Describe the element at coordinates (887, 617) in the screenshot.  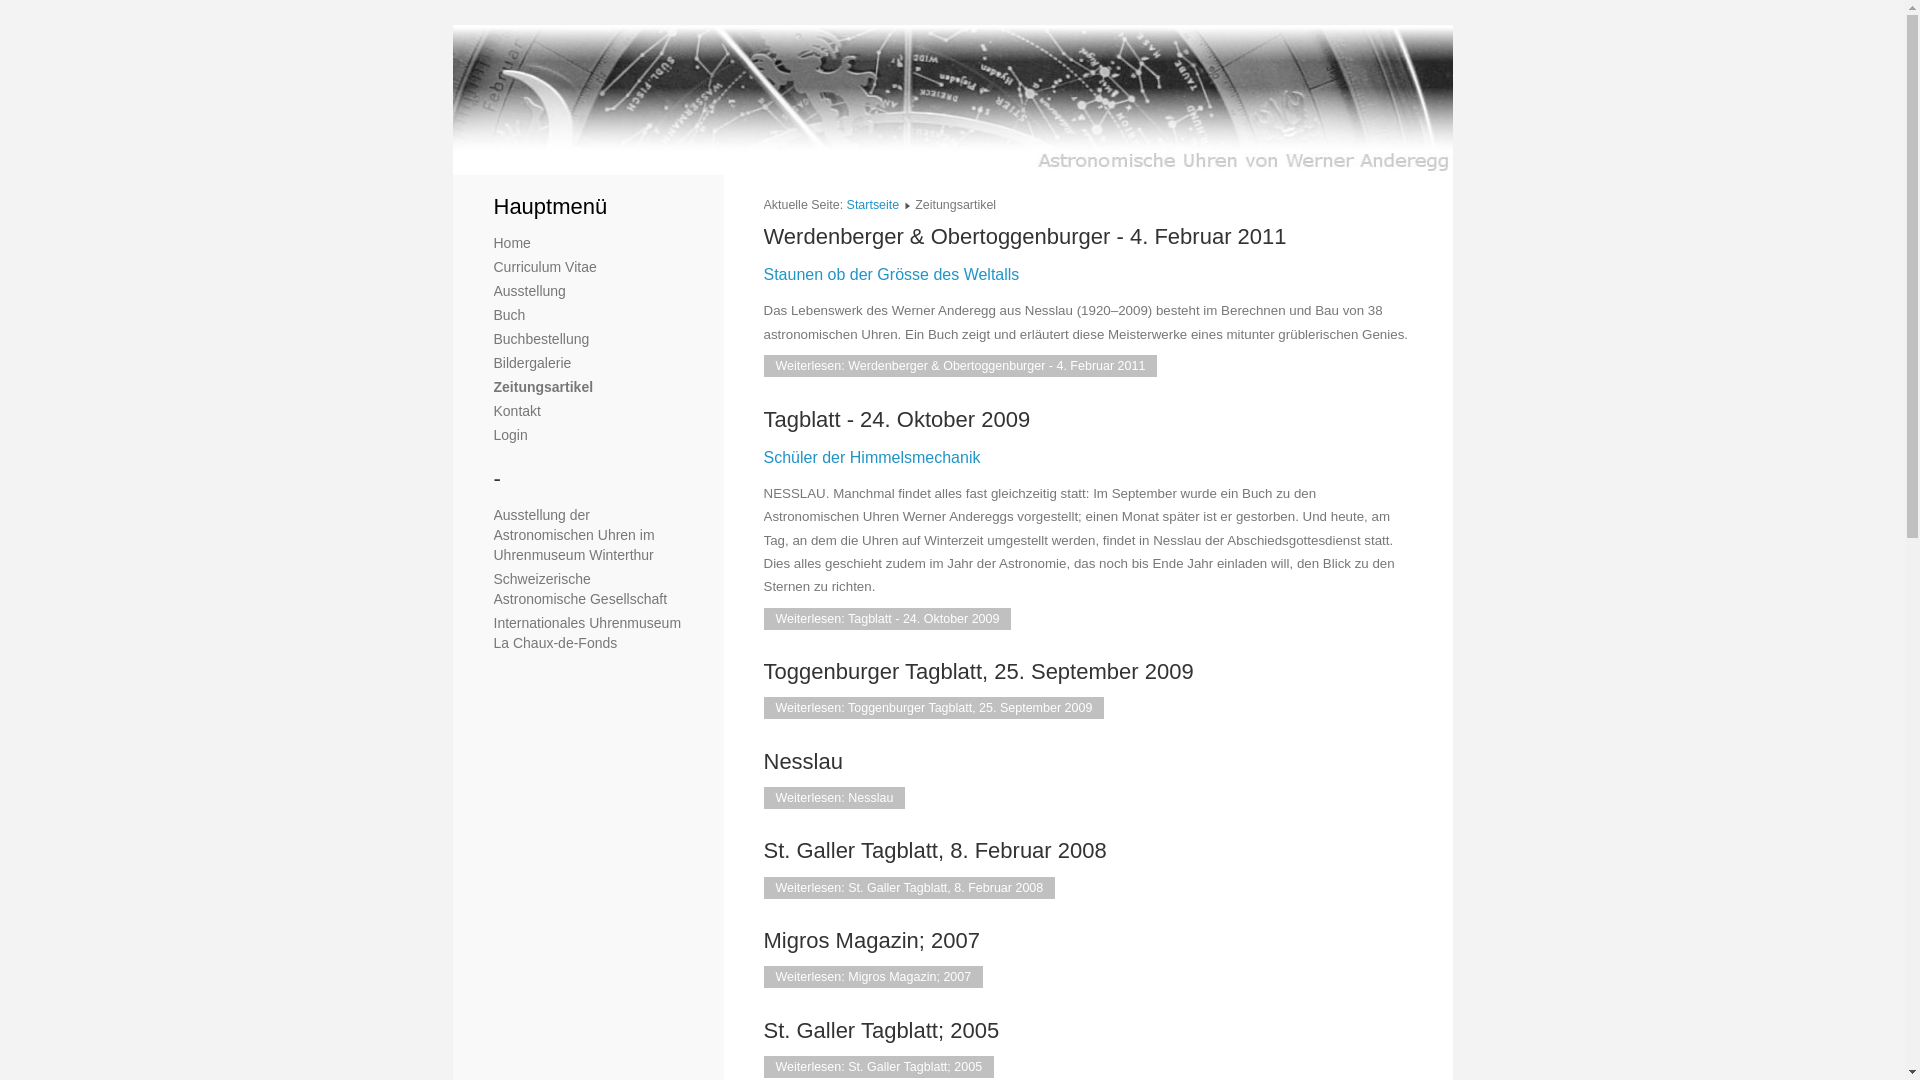
I see `'Weiterlesen: Tagblatt - 24. Oktober 2009'` at that location.